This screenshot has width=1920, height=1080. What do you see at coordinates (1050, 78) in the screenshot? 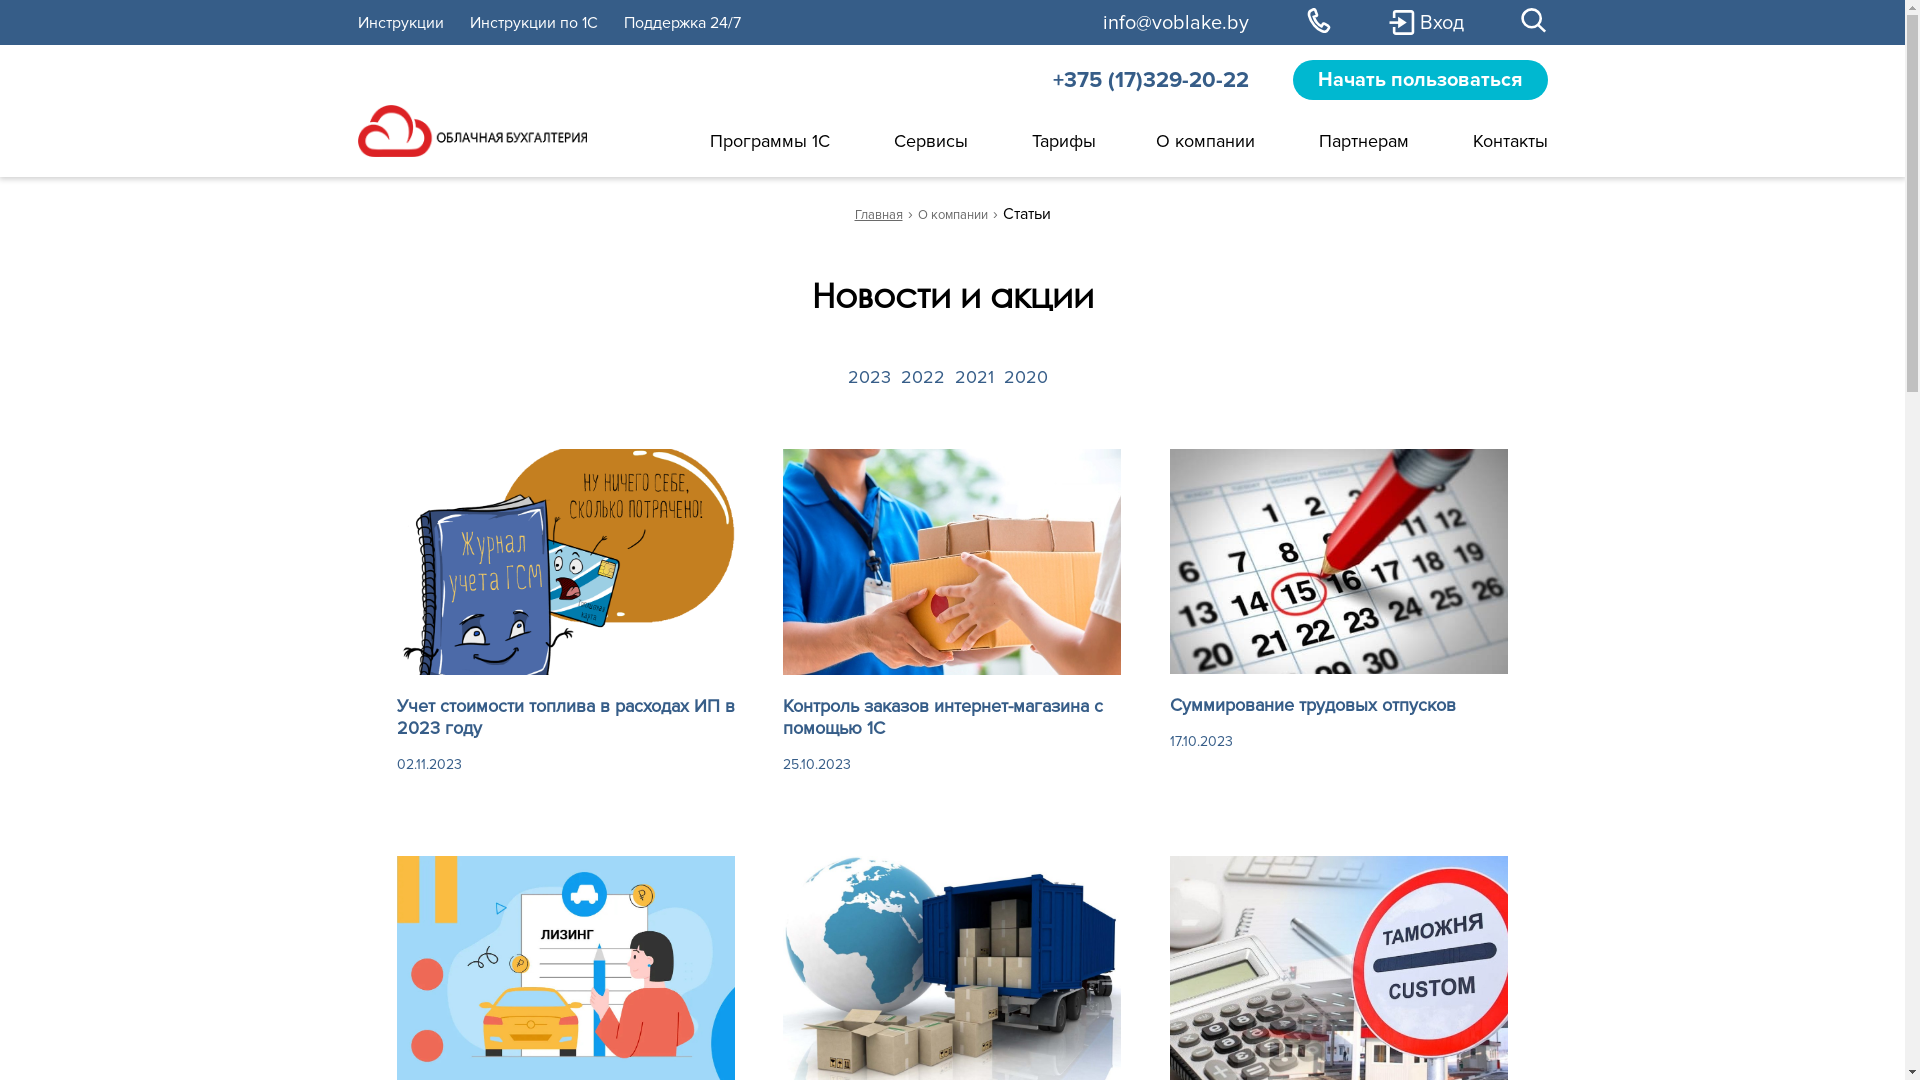
I see `'+375 (17)329-20-22'` at bounding box center [1050, 78].